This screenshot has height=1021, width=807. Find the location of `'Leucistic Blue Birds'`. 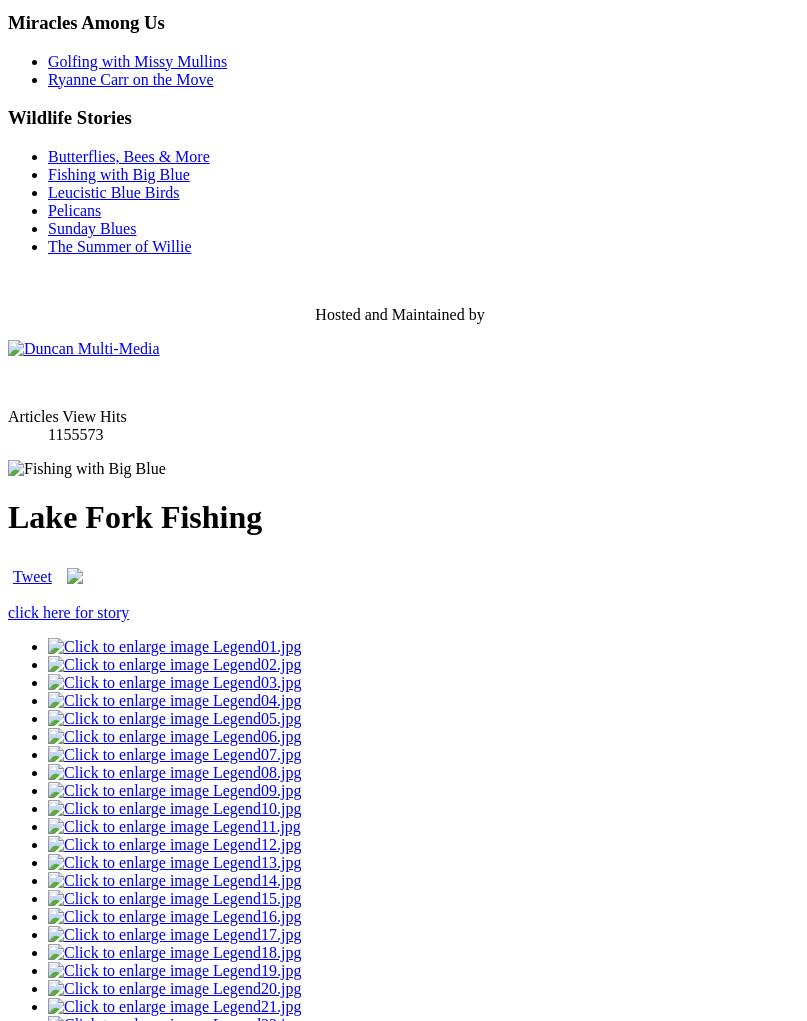

'Leucistic Blue Birds' is located at coordinates (112, 190).